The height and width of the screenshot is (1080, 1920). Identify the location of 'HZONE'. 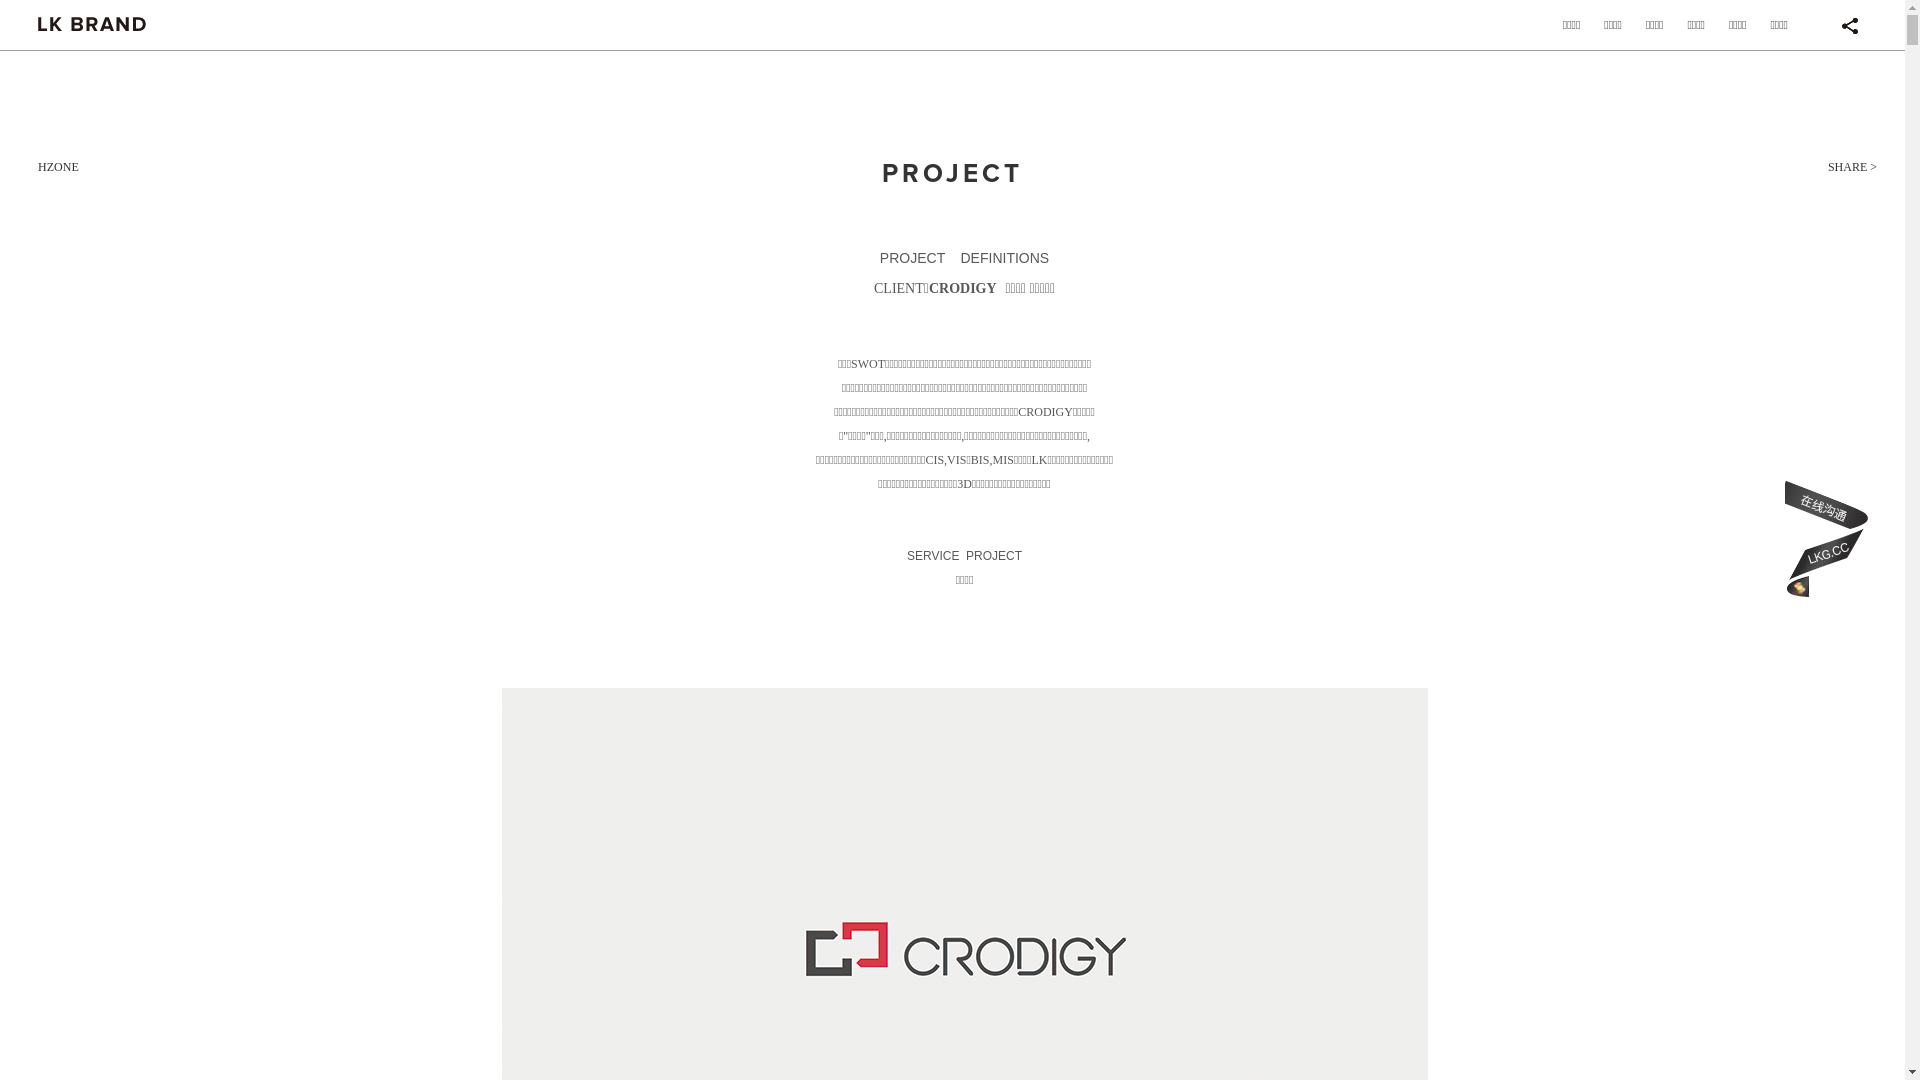
(58, 165).